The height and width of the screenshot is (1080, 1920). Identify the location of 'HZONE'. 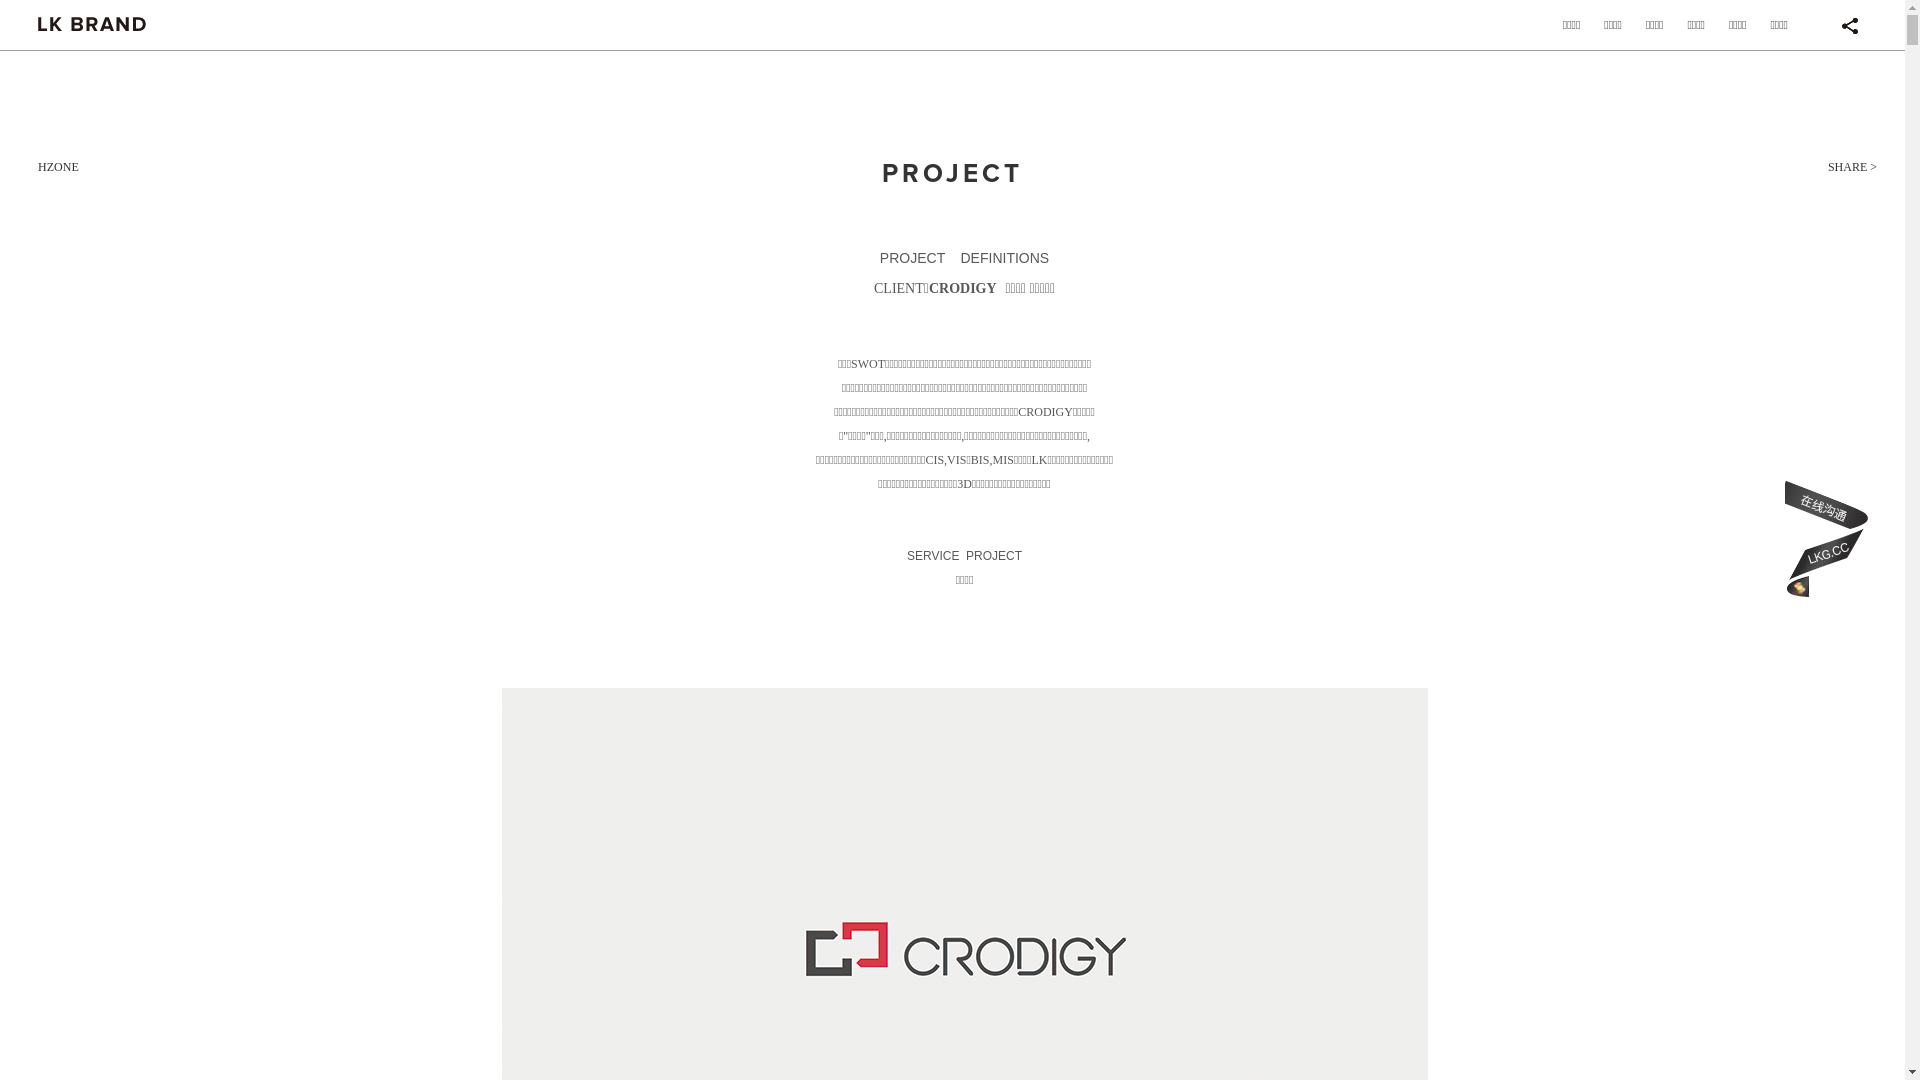
(58, 165).